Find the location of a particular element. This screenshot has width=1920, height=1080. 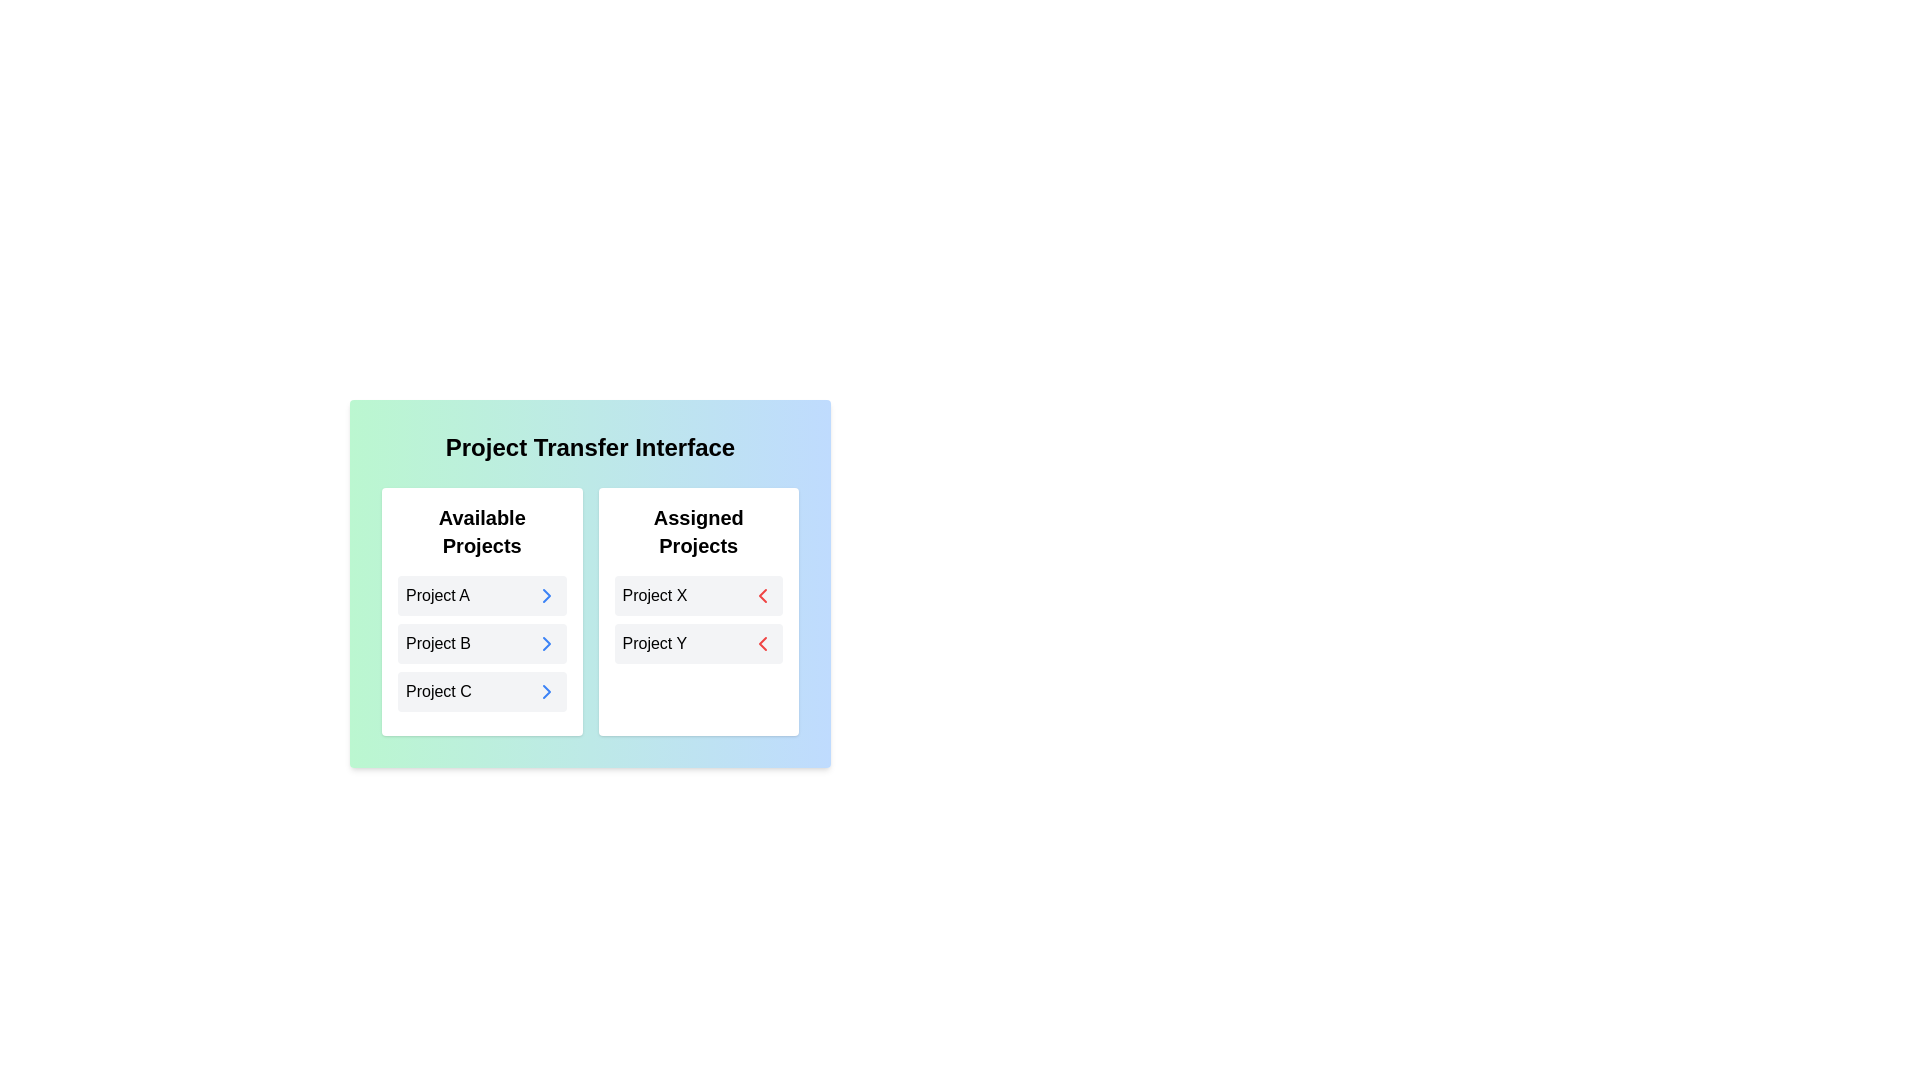

the button with a chevron icon located to the far-right side of the list item labeled 'Project A' within the 'Available Projects' section is located at coordinates (546, 595).